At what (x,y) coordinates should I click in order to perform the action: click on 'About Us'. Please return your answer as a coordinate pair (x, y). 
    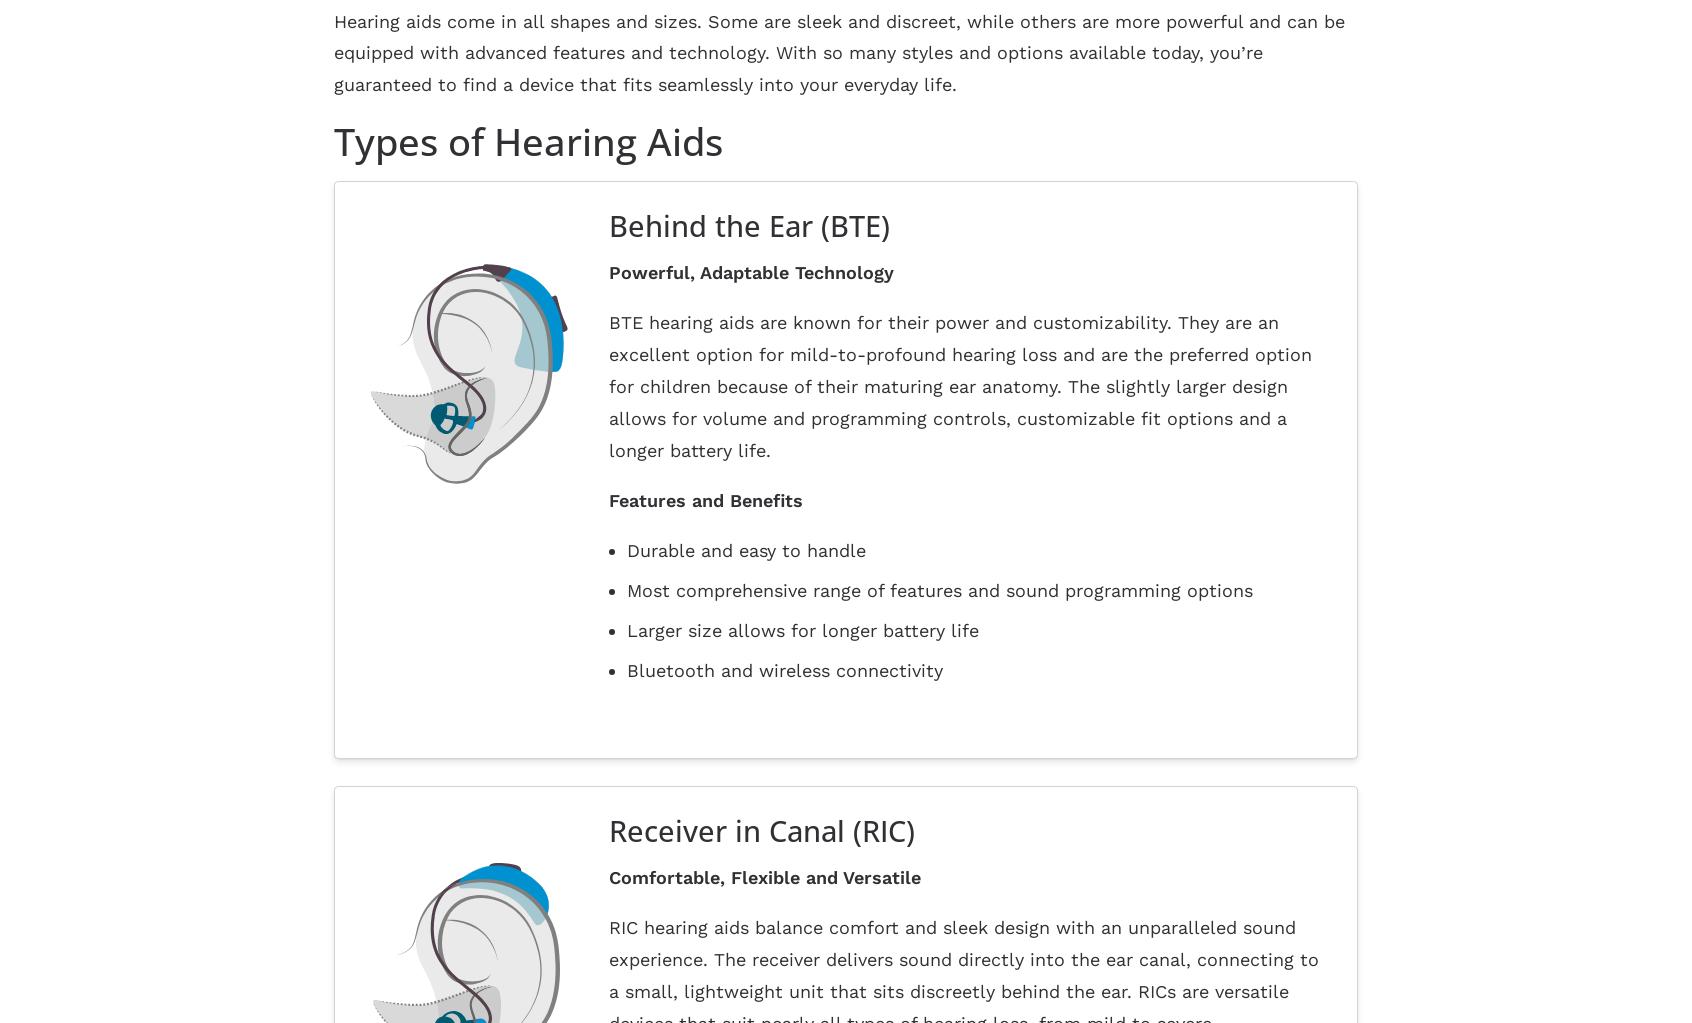
    Looking at the image, I should click on (849, 725).